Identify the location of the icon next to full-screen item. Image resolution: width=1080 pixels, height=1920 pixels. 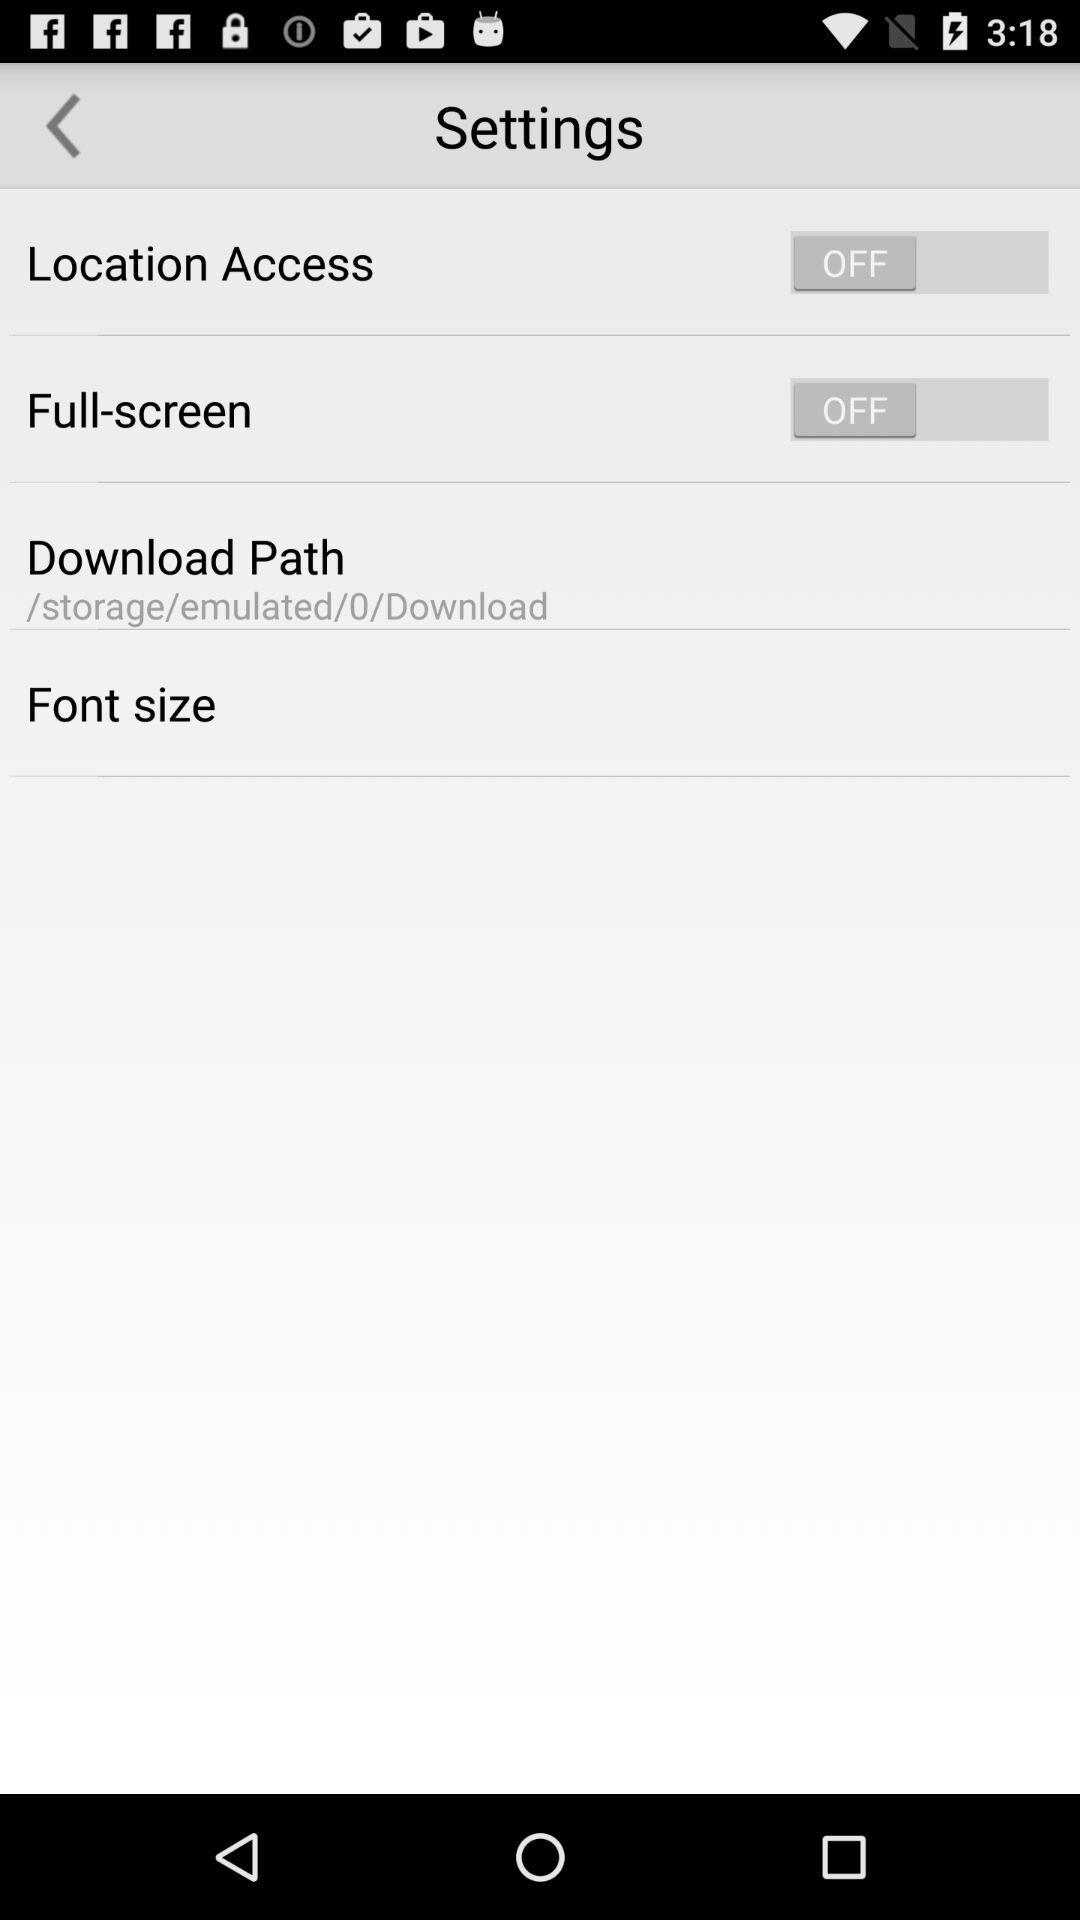
(919, 408).